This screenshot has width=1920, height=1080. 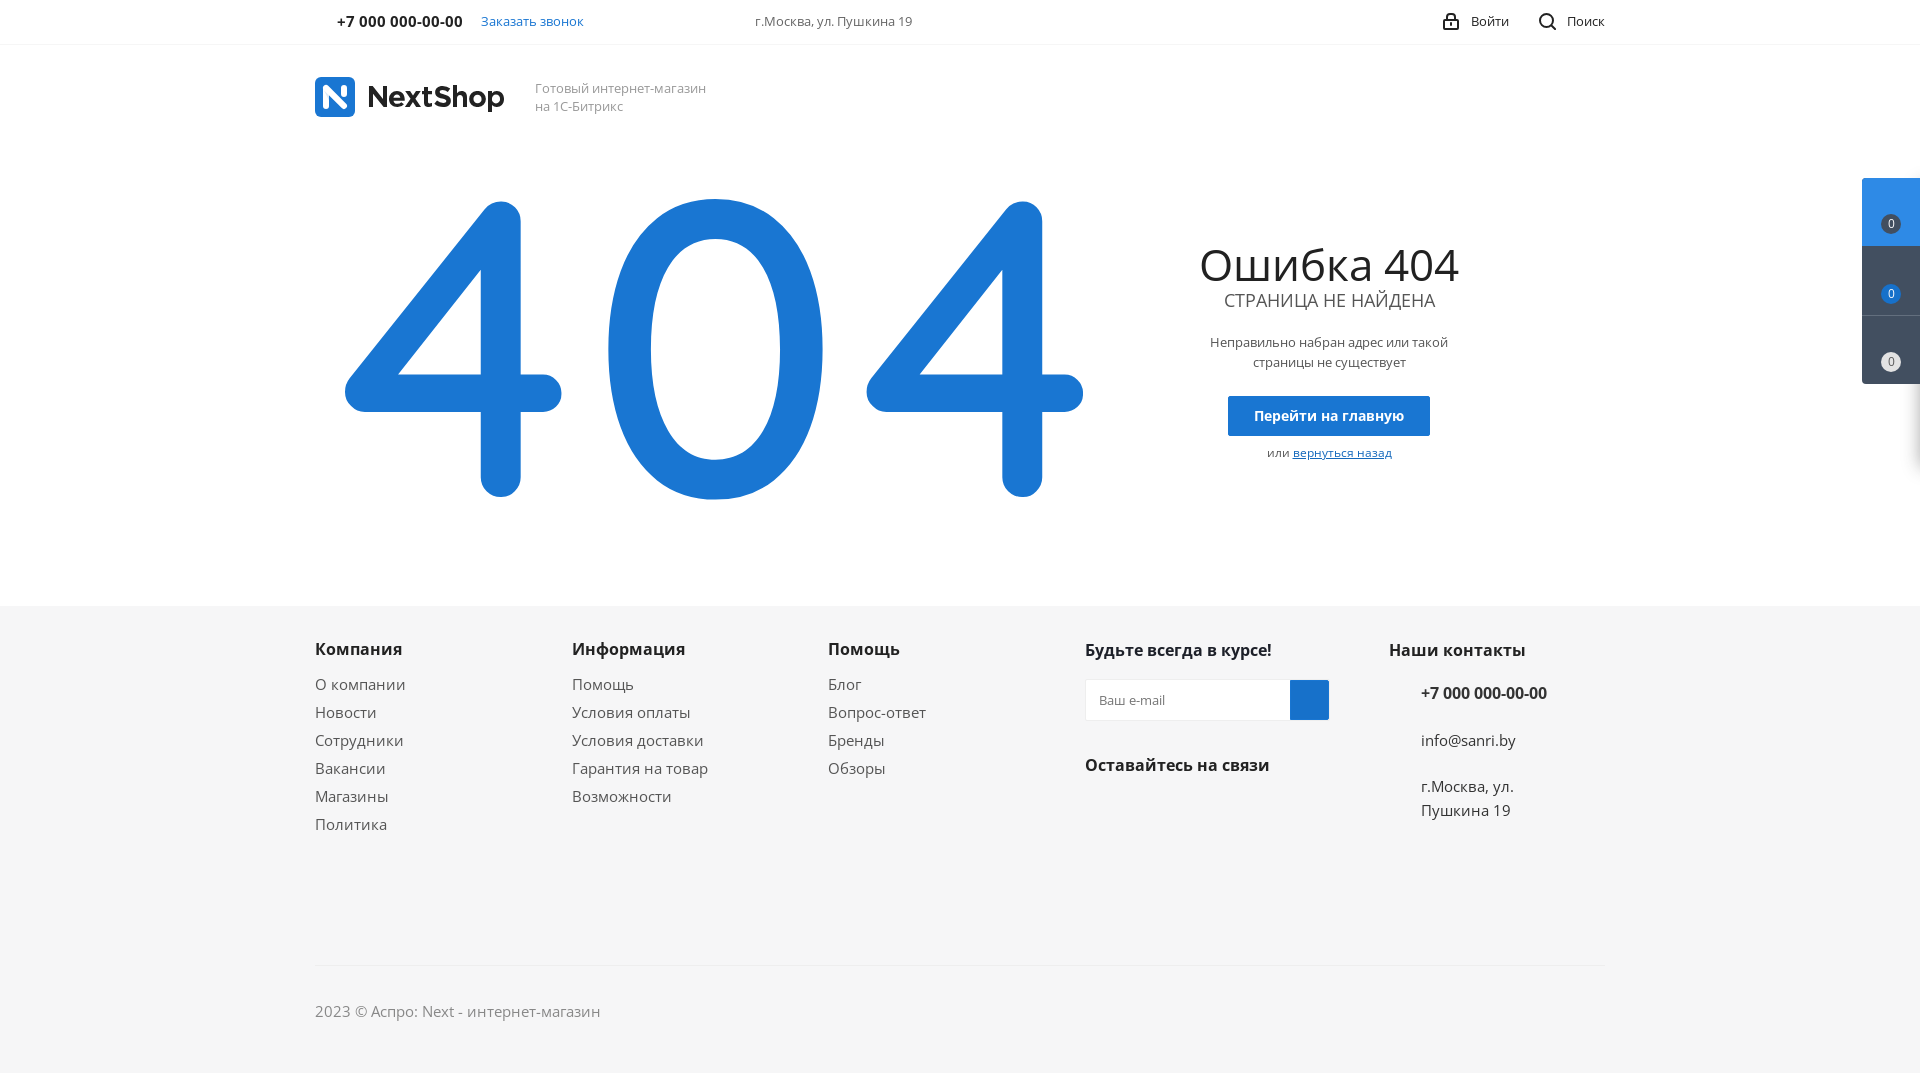 What do you see at coordinates (1271, 1011) in the screenshot?
I see `'Cash'` at bounding box center [1271, 1011].